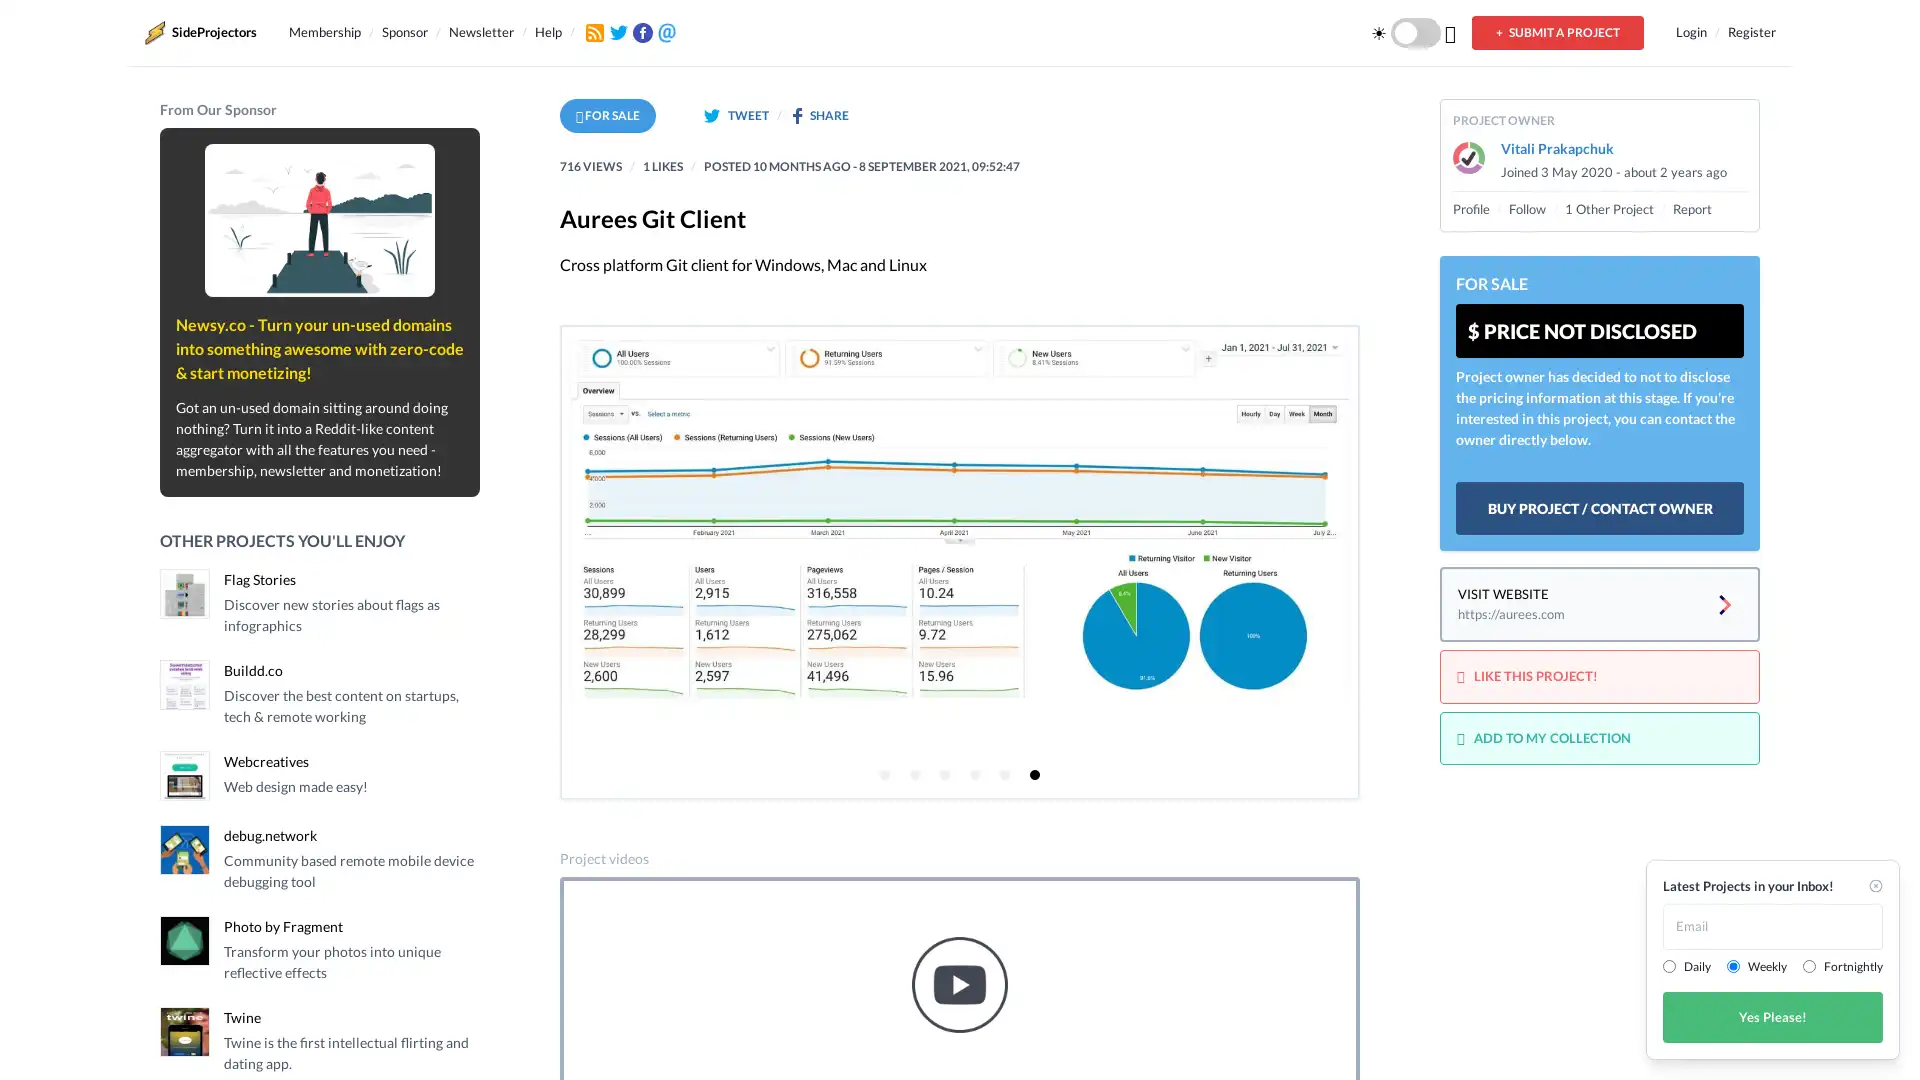  Describe the element at coordinates (1598, 737) in the screenshot. I see `ADD TO MY COLLECTION` at that location.